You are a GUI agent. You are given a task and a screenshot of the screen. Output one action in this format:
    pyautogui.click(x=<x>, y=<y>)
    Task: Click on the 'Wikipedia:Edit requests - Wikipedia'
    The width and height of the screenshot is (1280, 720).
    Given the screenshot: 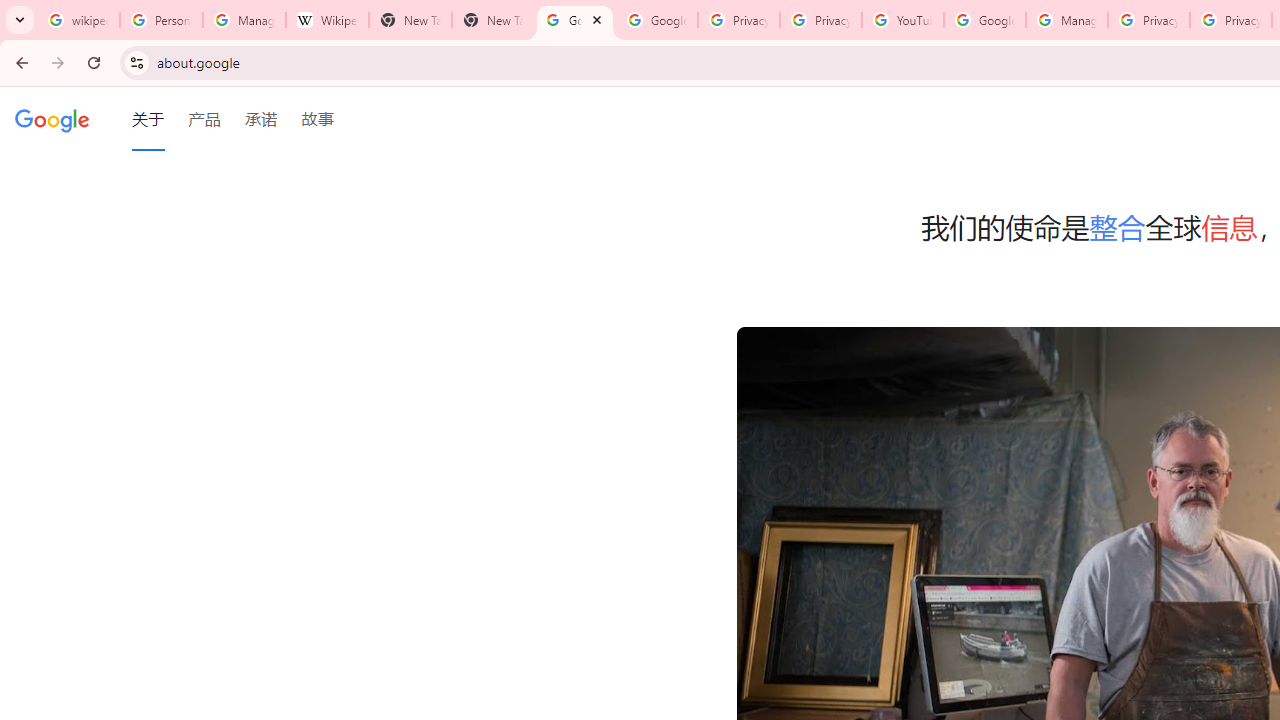 What is the action you would take?
    pyautogui.click(x=327, y=20)
    